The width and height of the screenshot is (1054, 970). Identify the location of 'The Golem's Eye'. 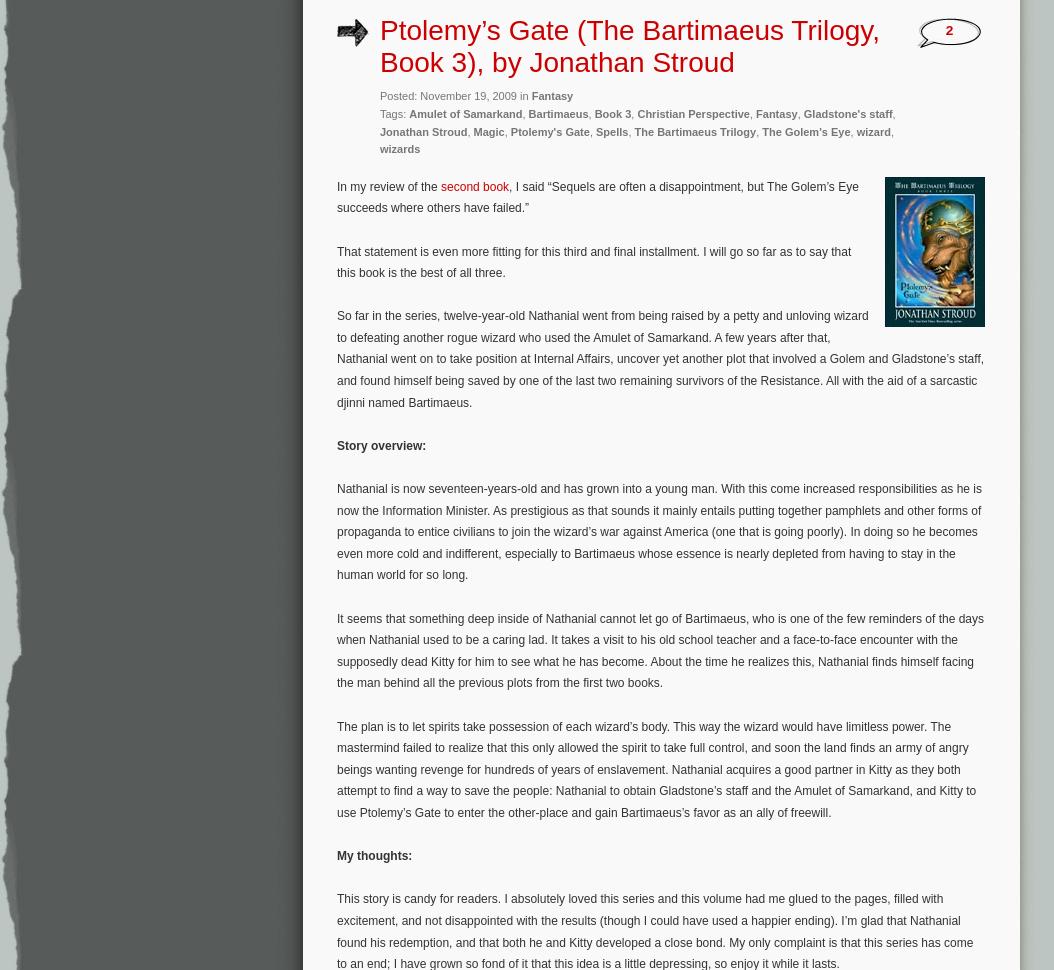
(804, 131).